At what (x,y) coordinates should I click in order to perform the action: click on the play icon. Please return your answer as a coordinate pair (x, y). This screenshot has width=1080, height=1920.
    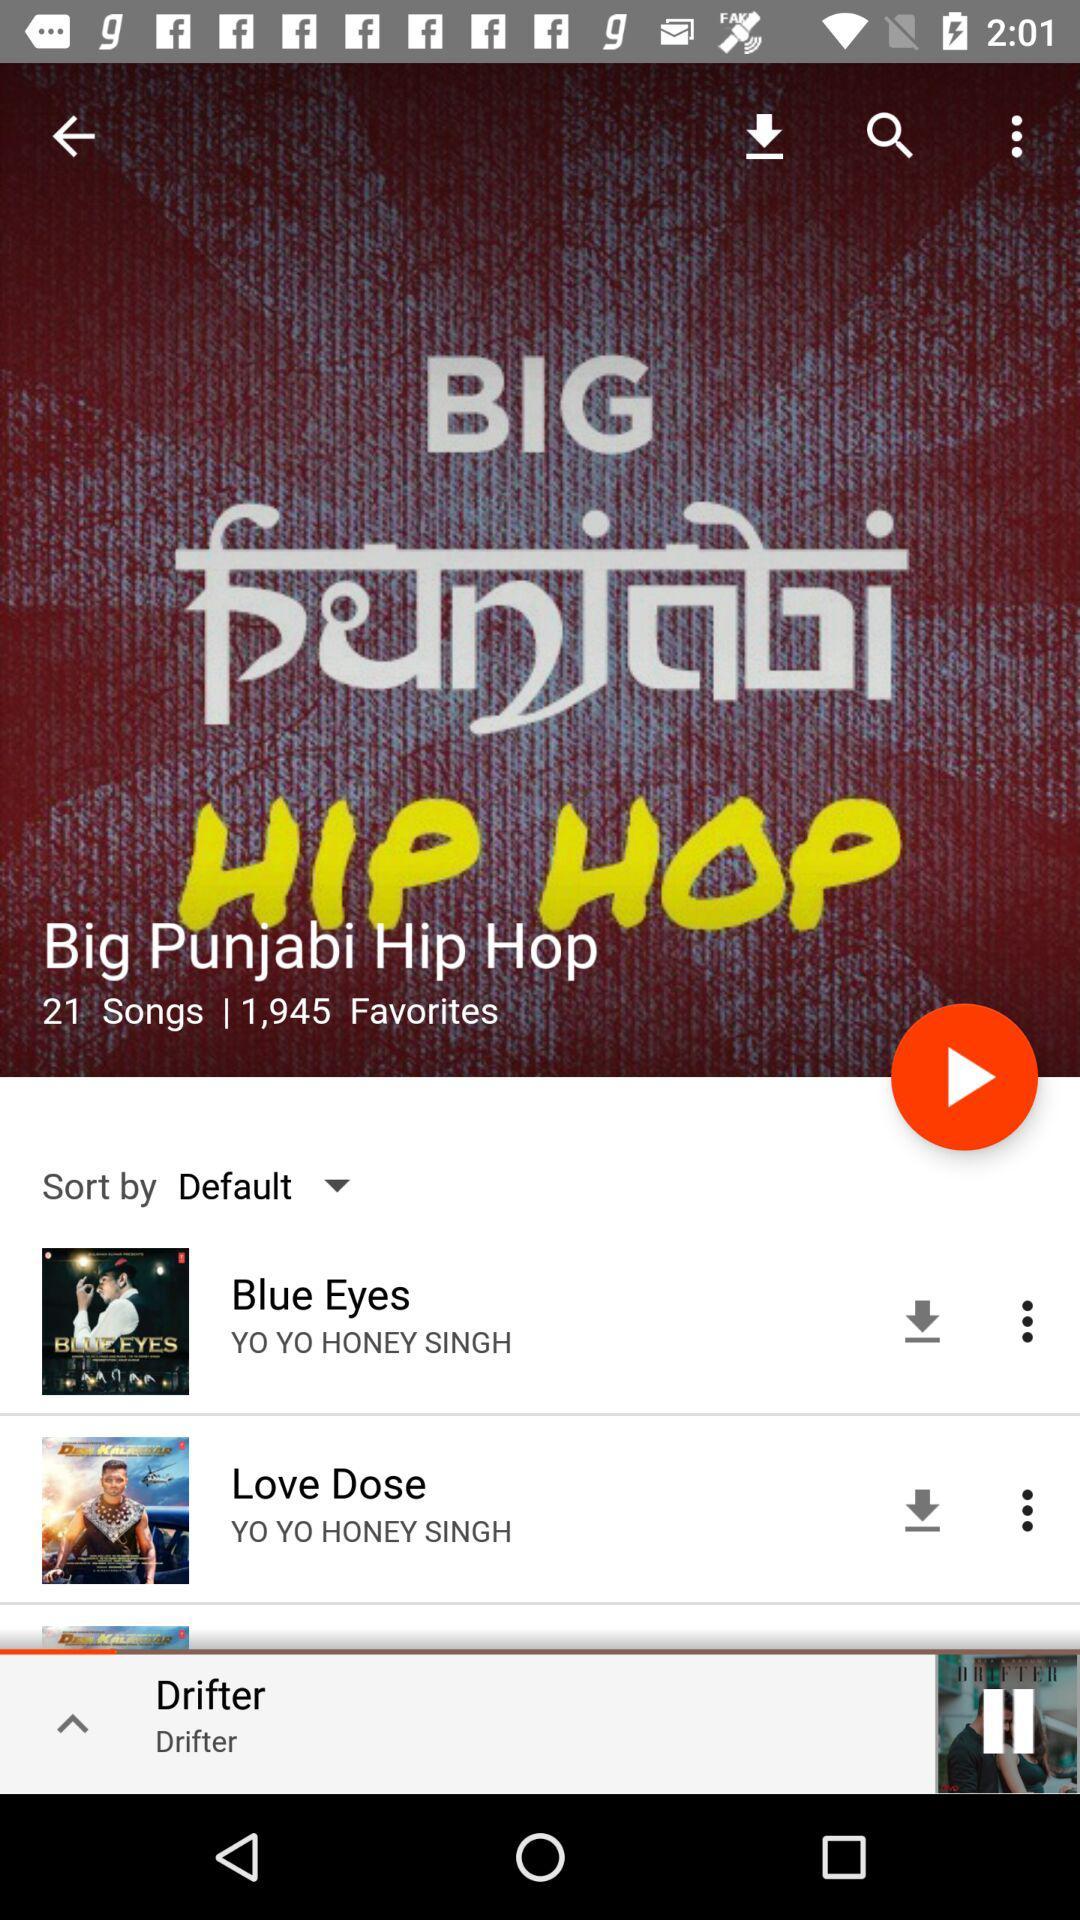
    Looking at the image, I should click on (963, 1075).